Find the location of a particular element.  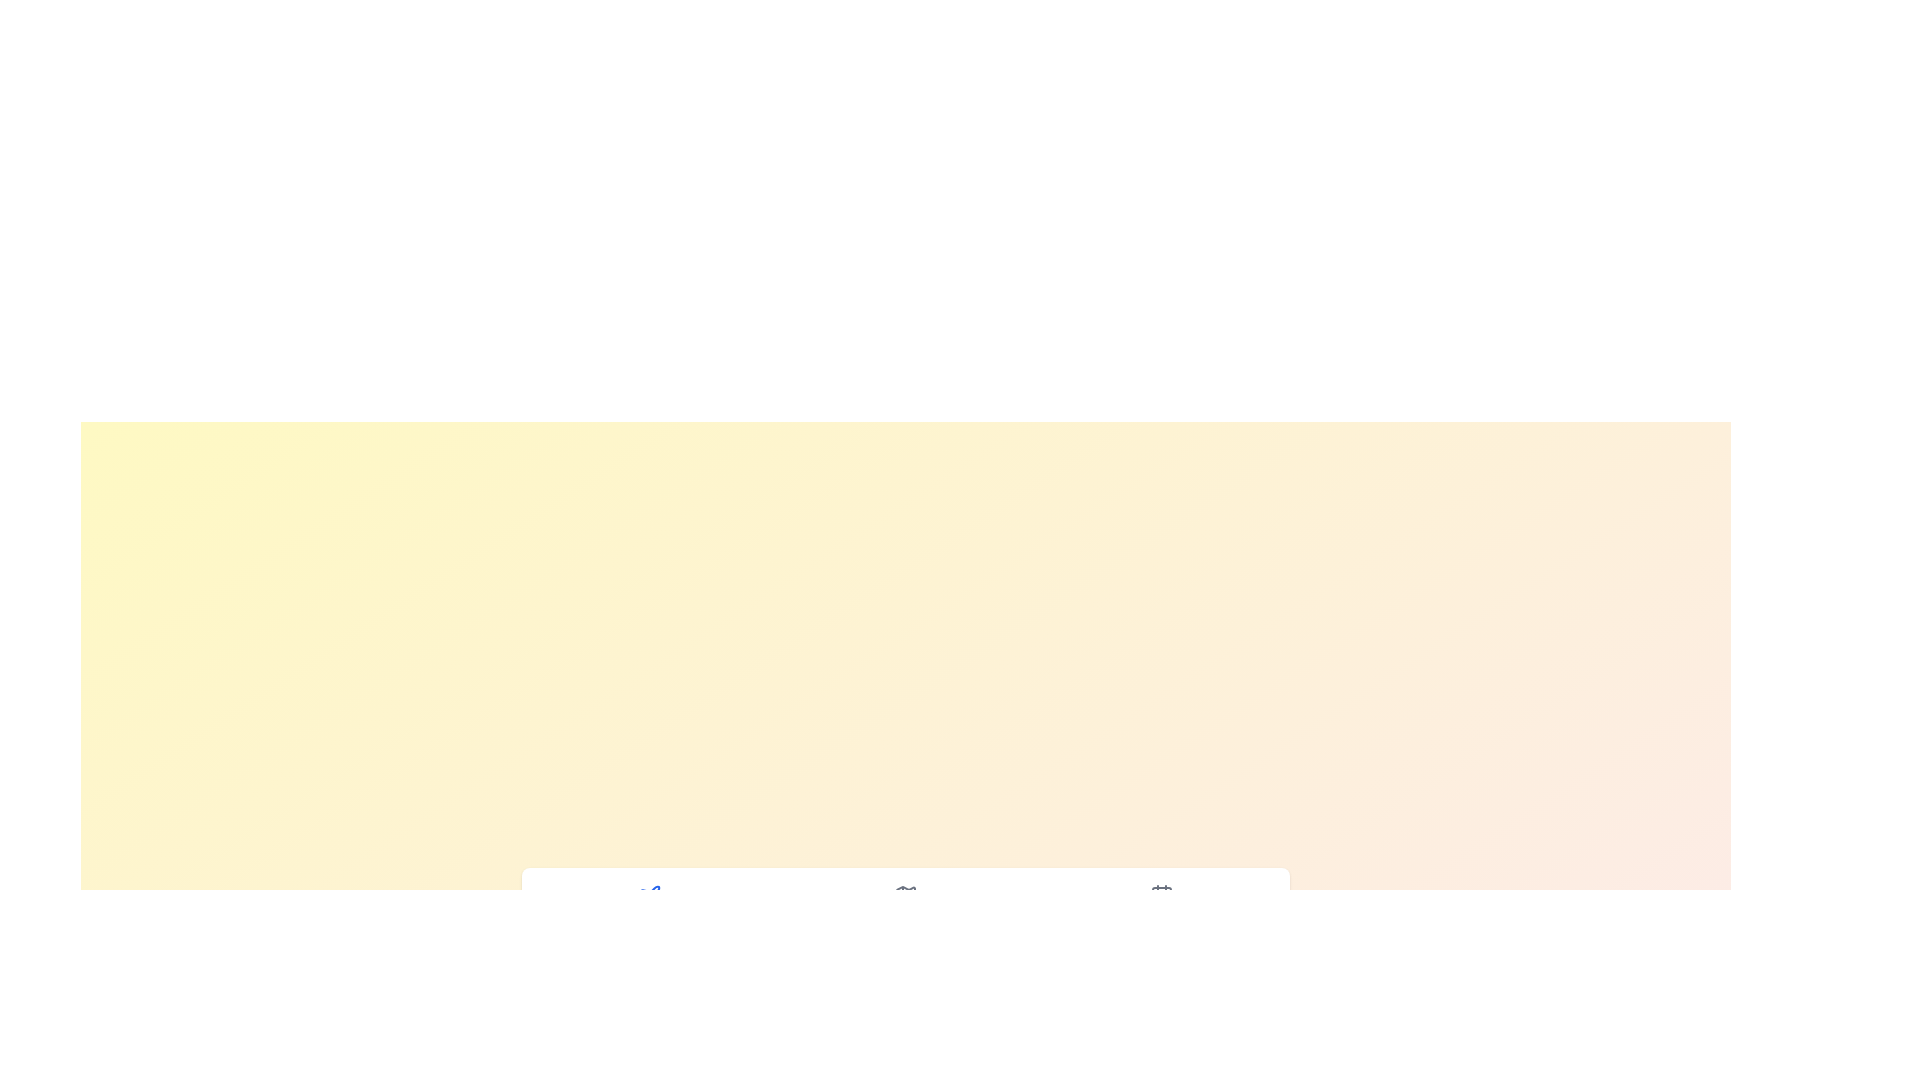

the Flights tab to view its content is located at coordinates (649, 907).